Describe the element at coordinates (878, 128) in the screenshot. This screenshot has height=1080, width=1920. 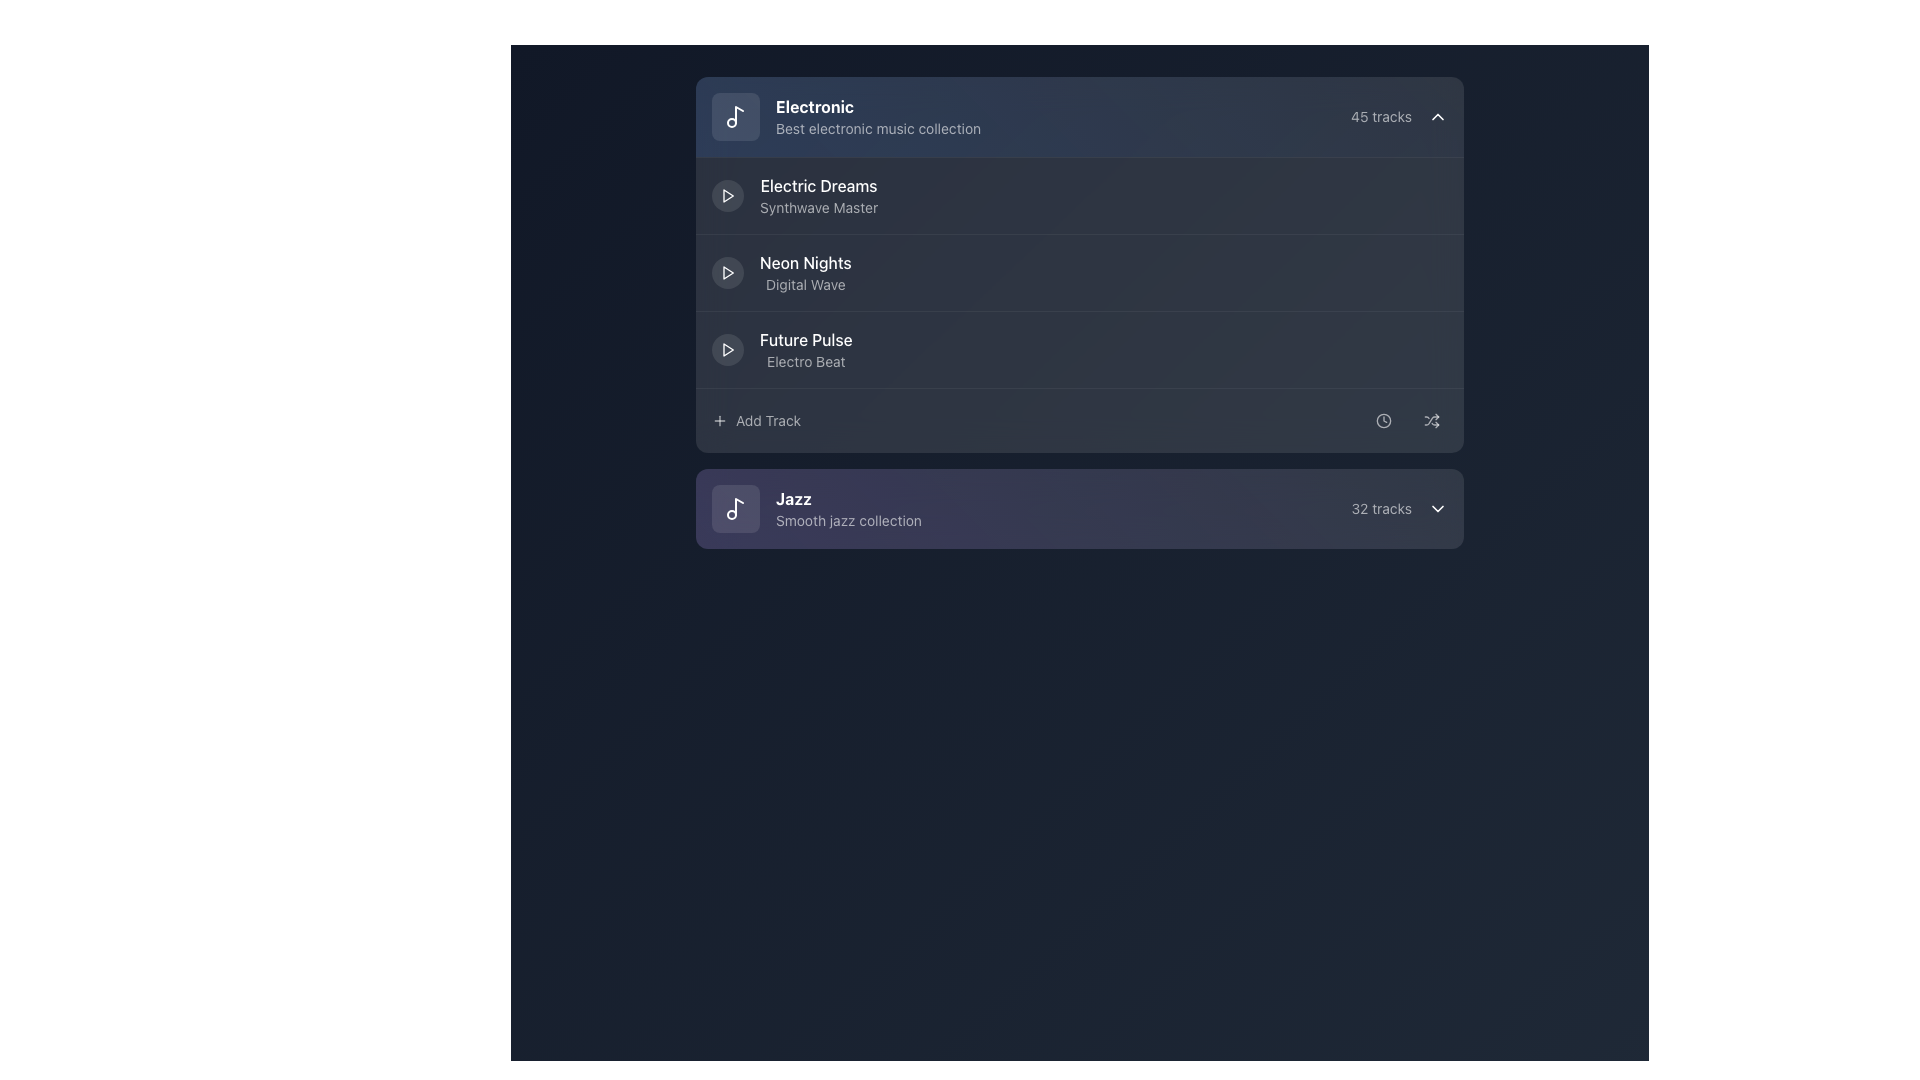
I see `the text label that reads 'Best electronic music collection', which is located below the bold 'Electronic' title within the panel labeled 'Electronic'` at that location.